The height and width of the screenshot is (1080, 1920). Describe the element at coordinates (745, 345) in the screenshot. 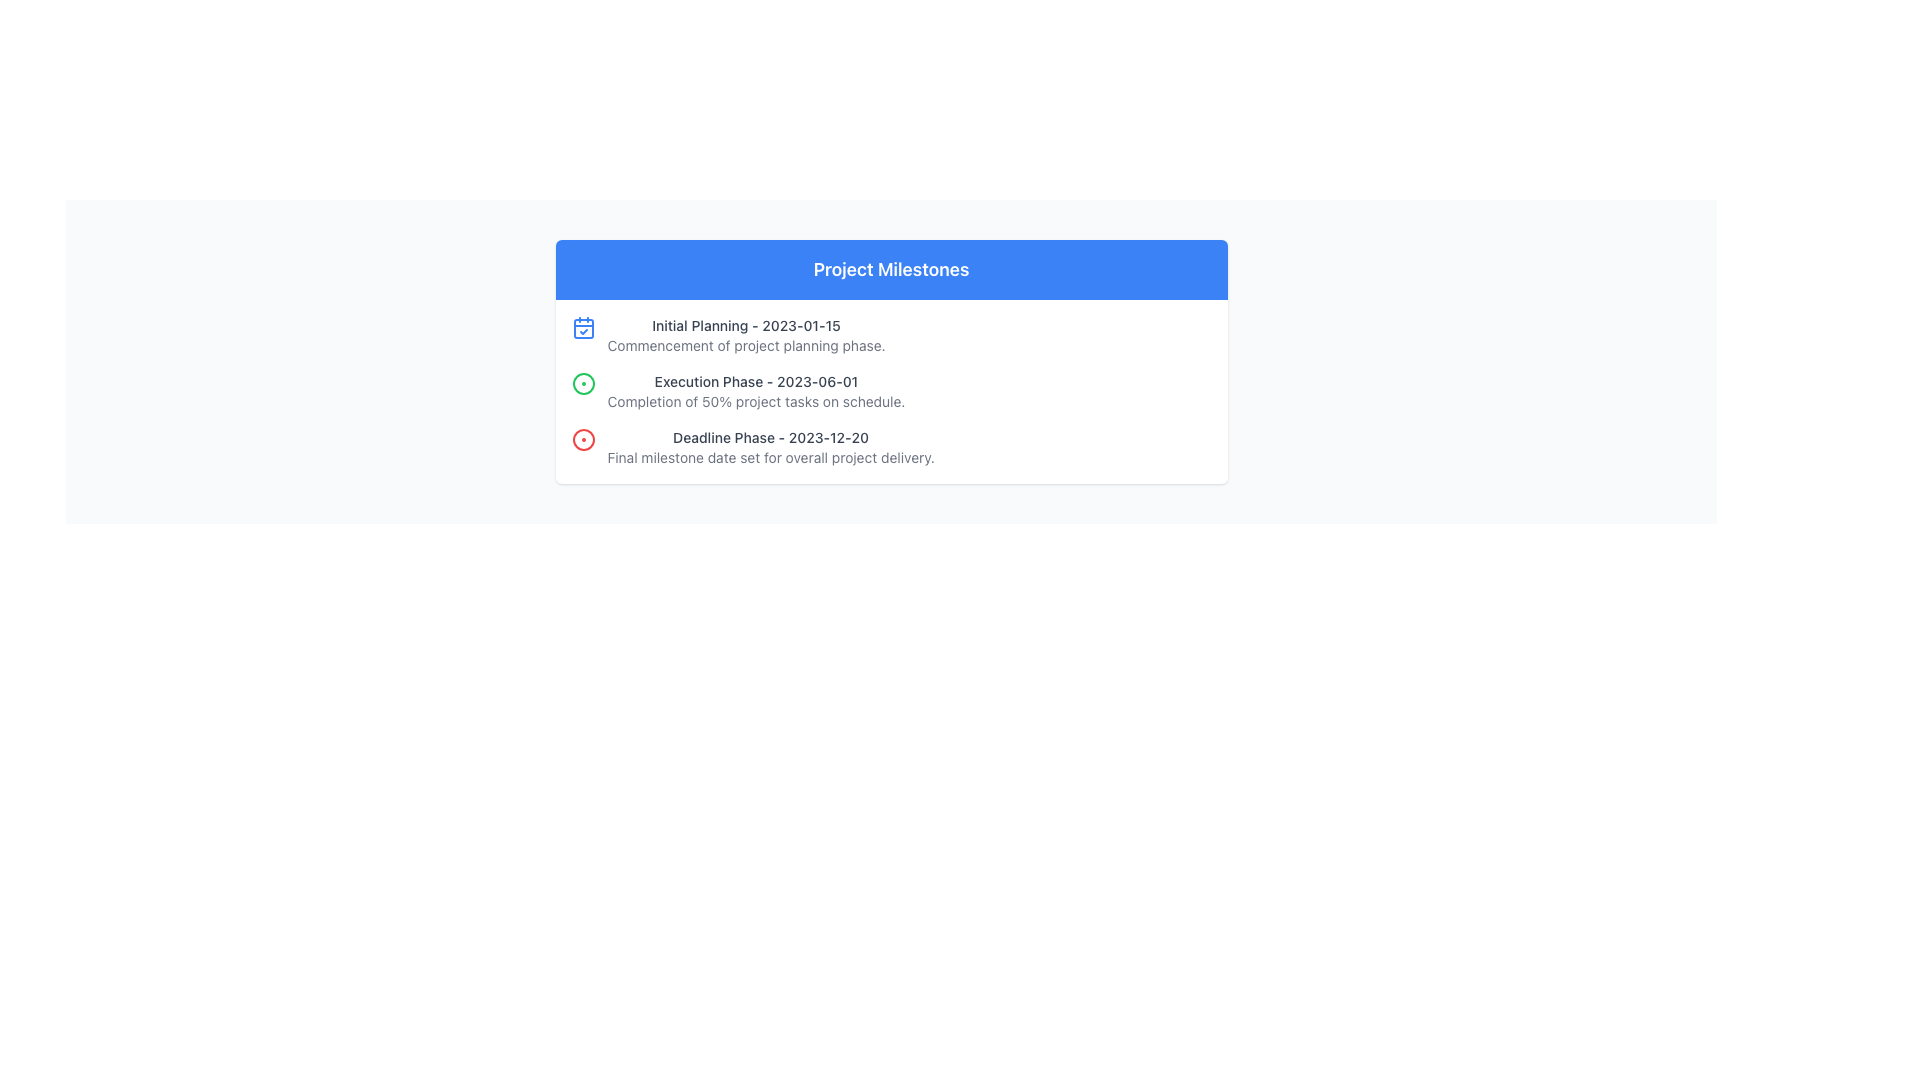

I see `the Text label that provides details about the milestone titled 'Initial Planning - 2023-01-15', located under the category 'Project Milestones'` at that location.